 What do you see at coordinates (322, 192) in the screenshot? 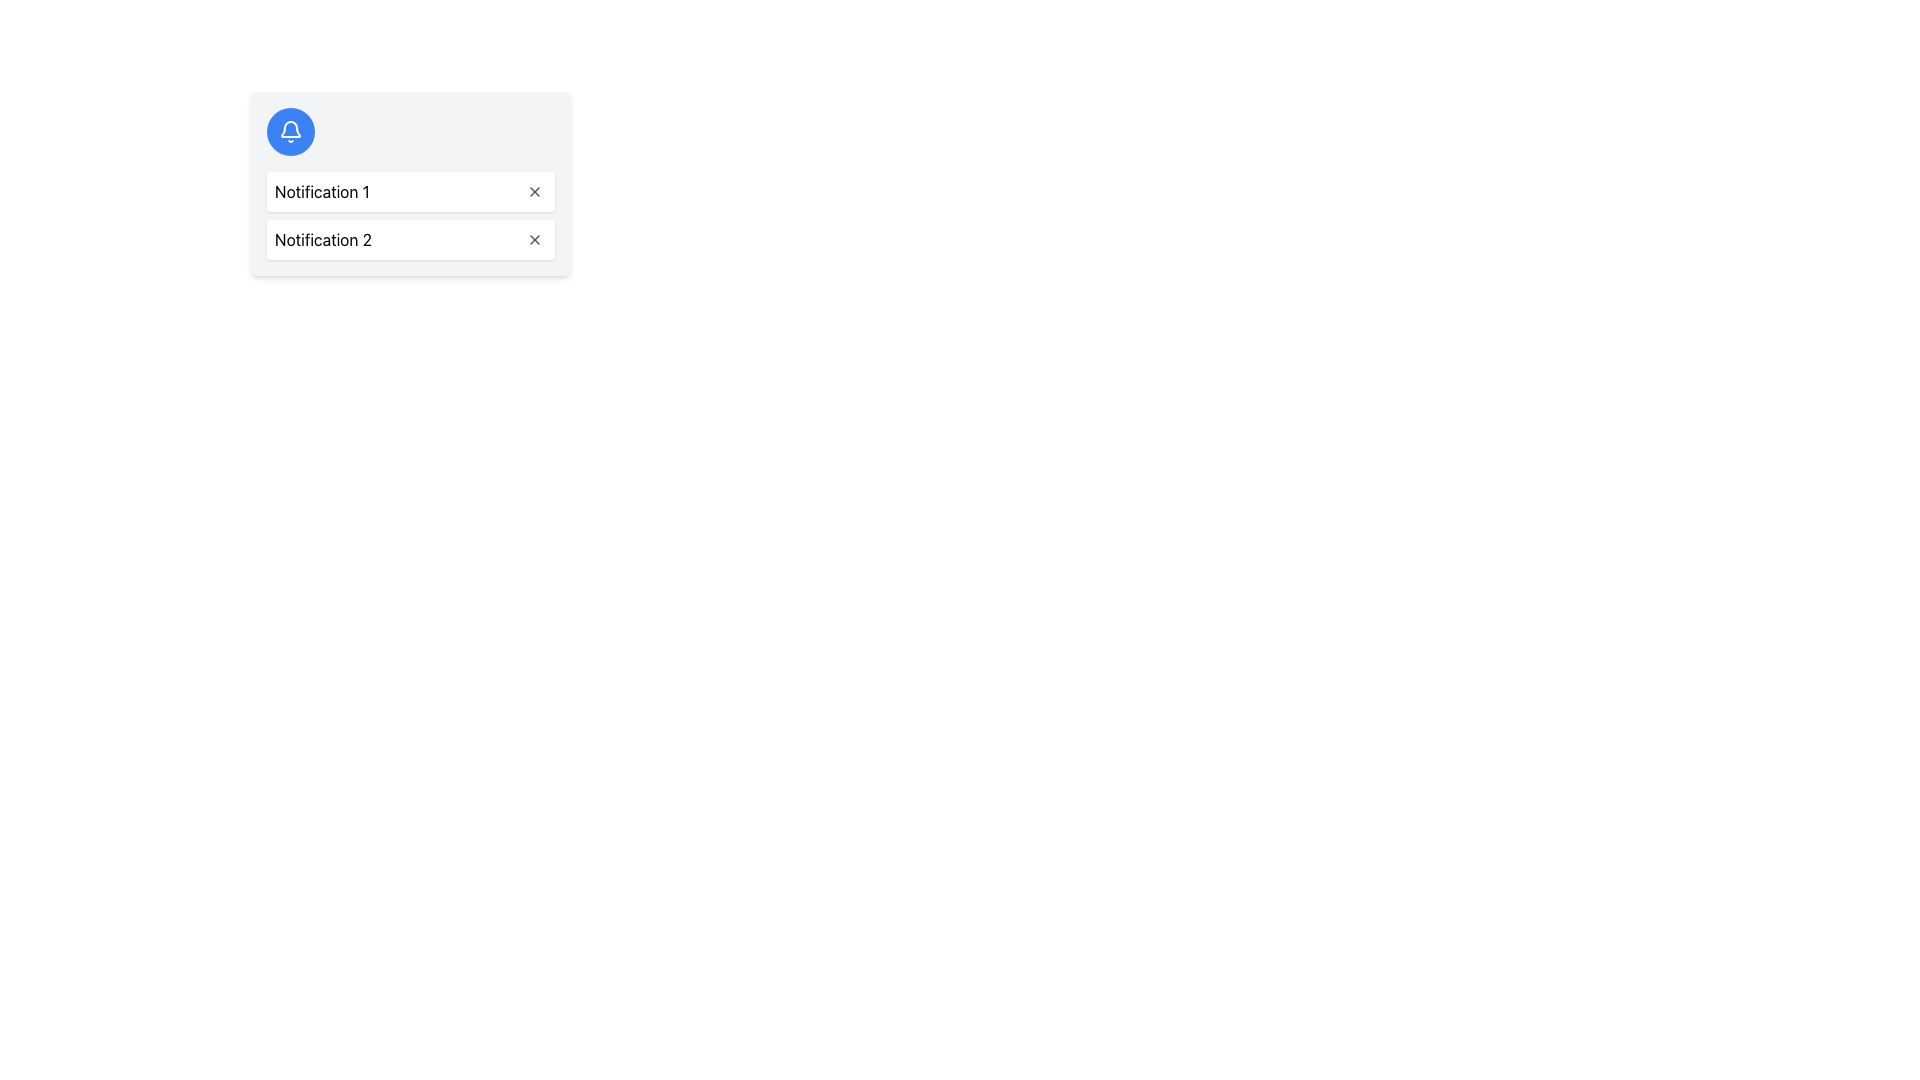
I see `the text label displaying 'Notification 1' in a bold, black font located inside the white, rectangular notification box below the bell icon` at bounding box center [322, 192].